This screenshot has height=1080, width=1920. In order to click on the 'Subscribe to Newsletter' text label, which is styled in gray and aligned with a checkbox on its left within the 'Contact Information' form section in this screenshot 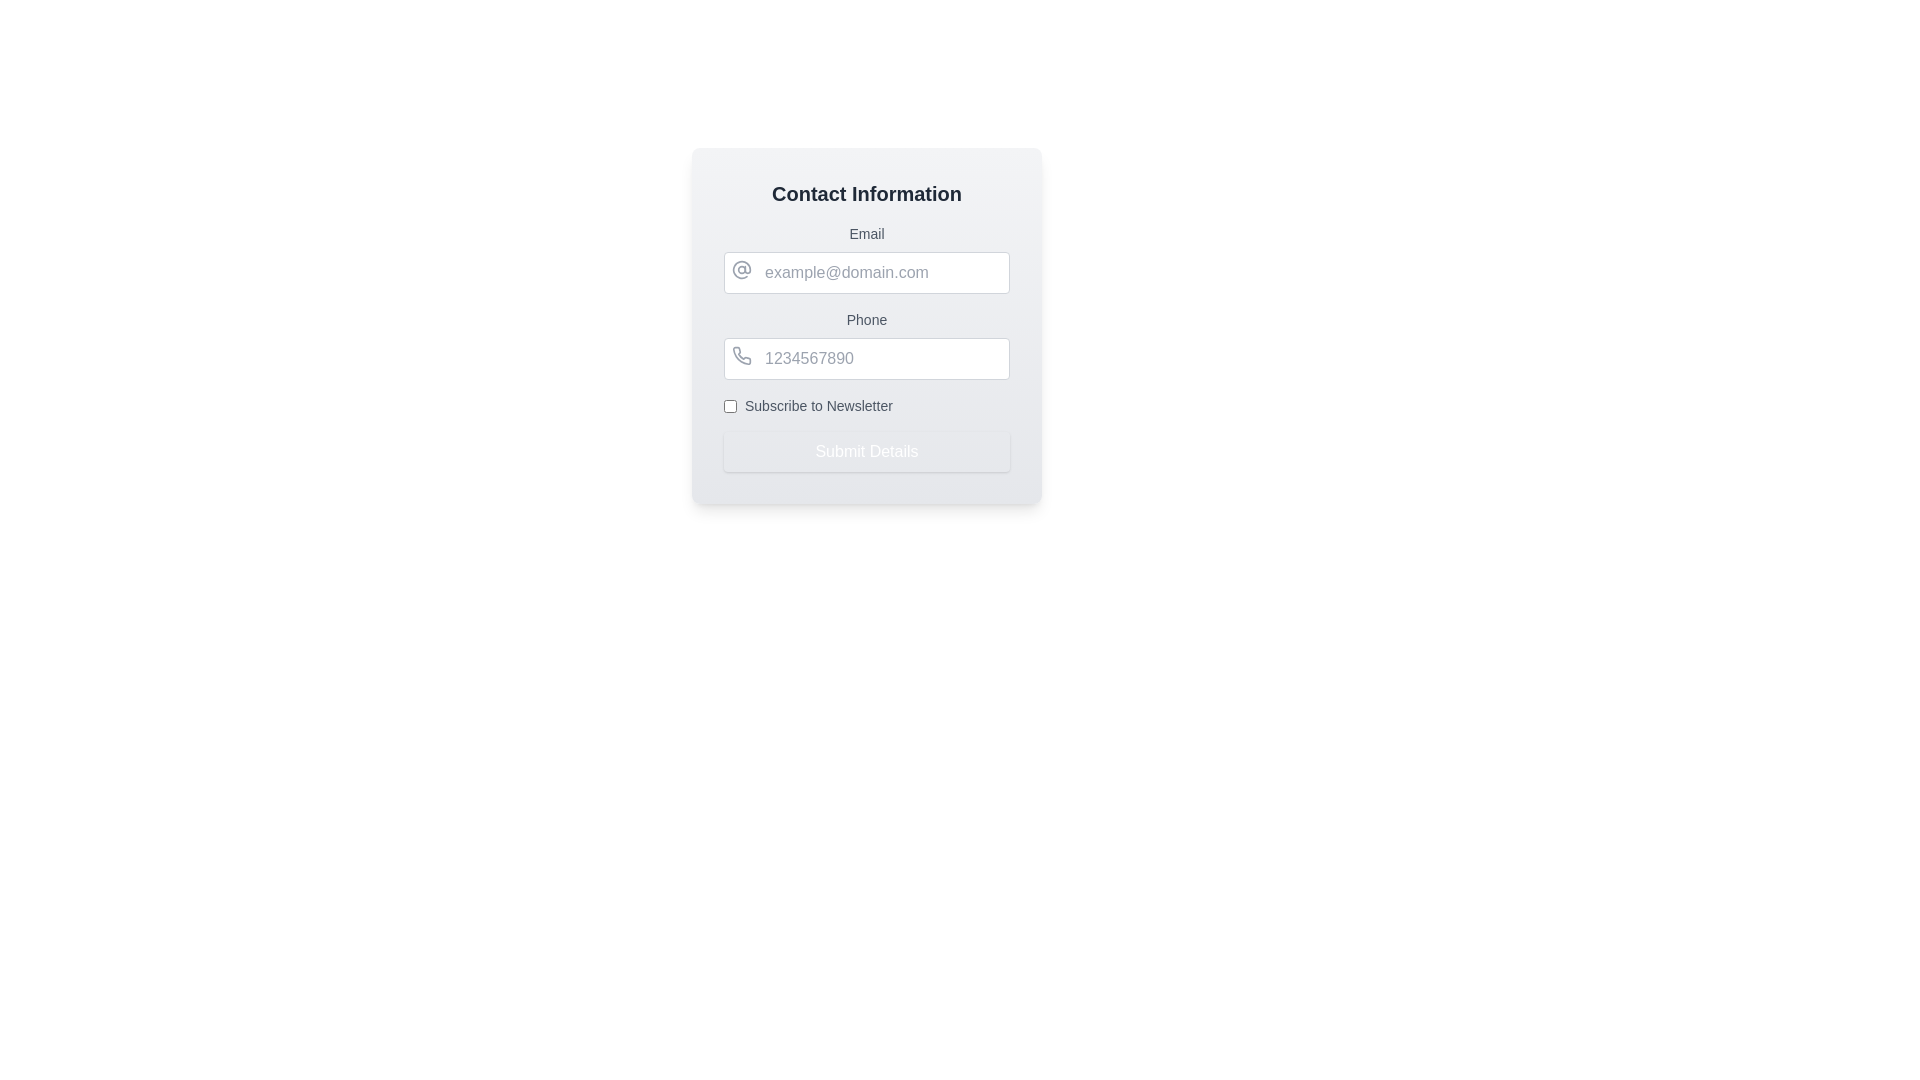, I will do `click(818, 405)`.